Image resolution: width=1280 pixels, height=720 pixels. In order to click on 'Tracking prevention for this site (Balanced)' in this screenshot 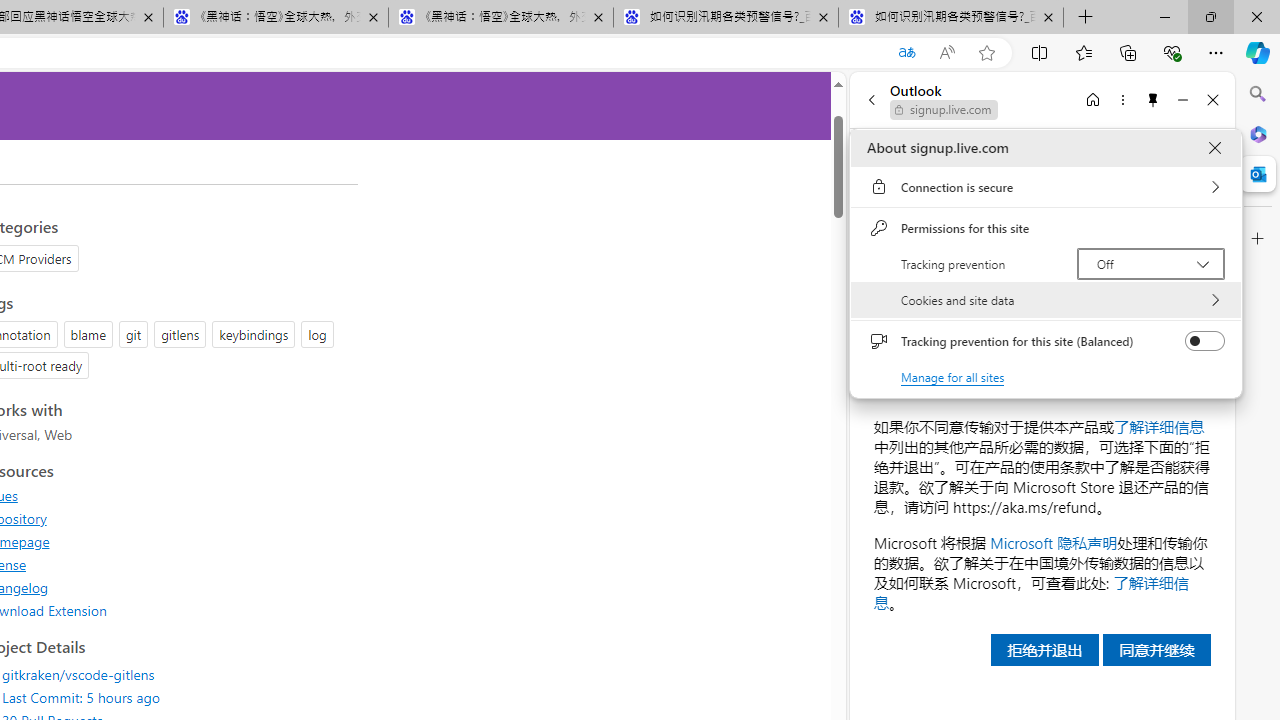, I will do `click(1204, 340)`.